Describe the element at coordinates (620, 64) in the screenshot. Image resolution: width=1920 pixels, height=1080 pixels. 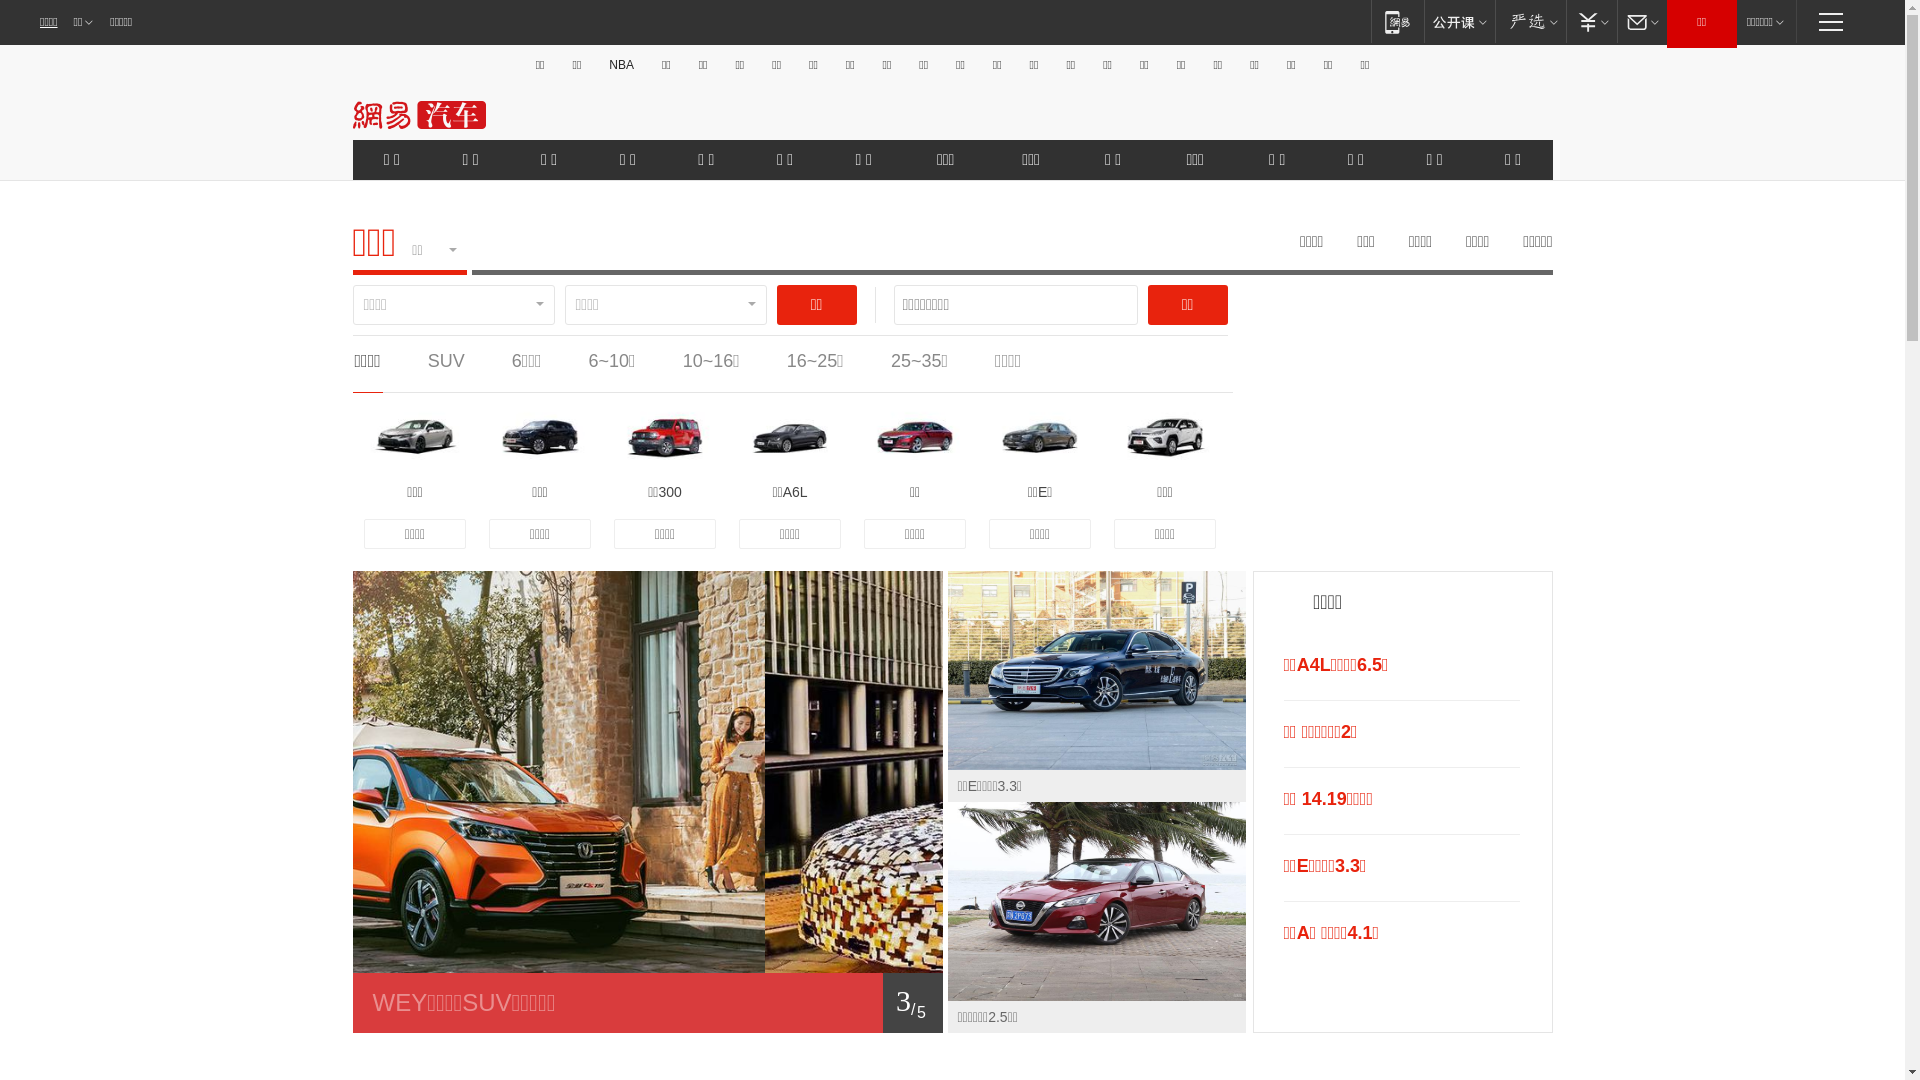
I see `'NBA'` at that location.